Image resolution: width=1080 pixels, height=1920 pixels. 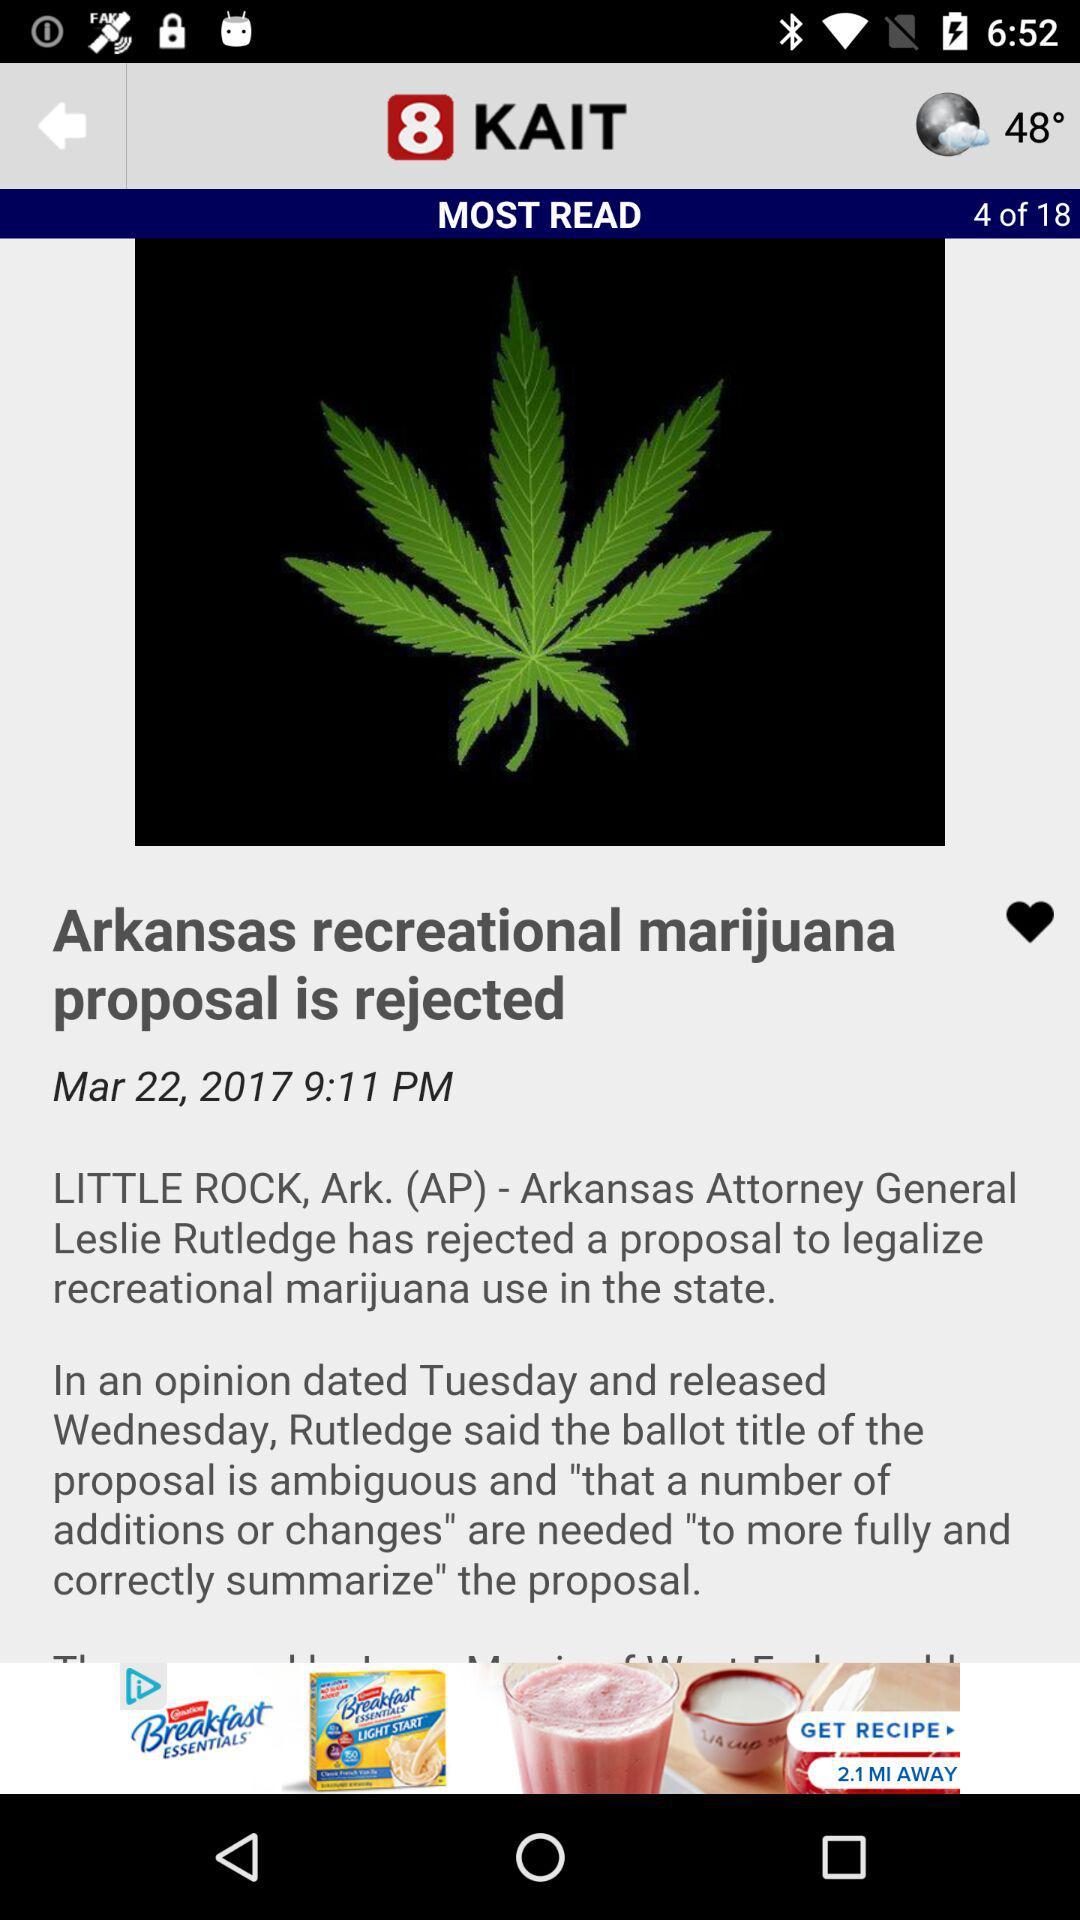 I want to click on the favorite icon, so click(x=1017, y=921).